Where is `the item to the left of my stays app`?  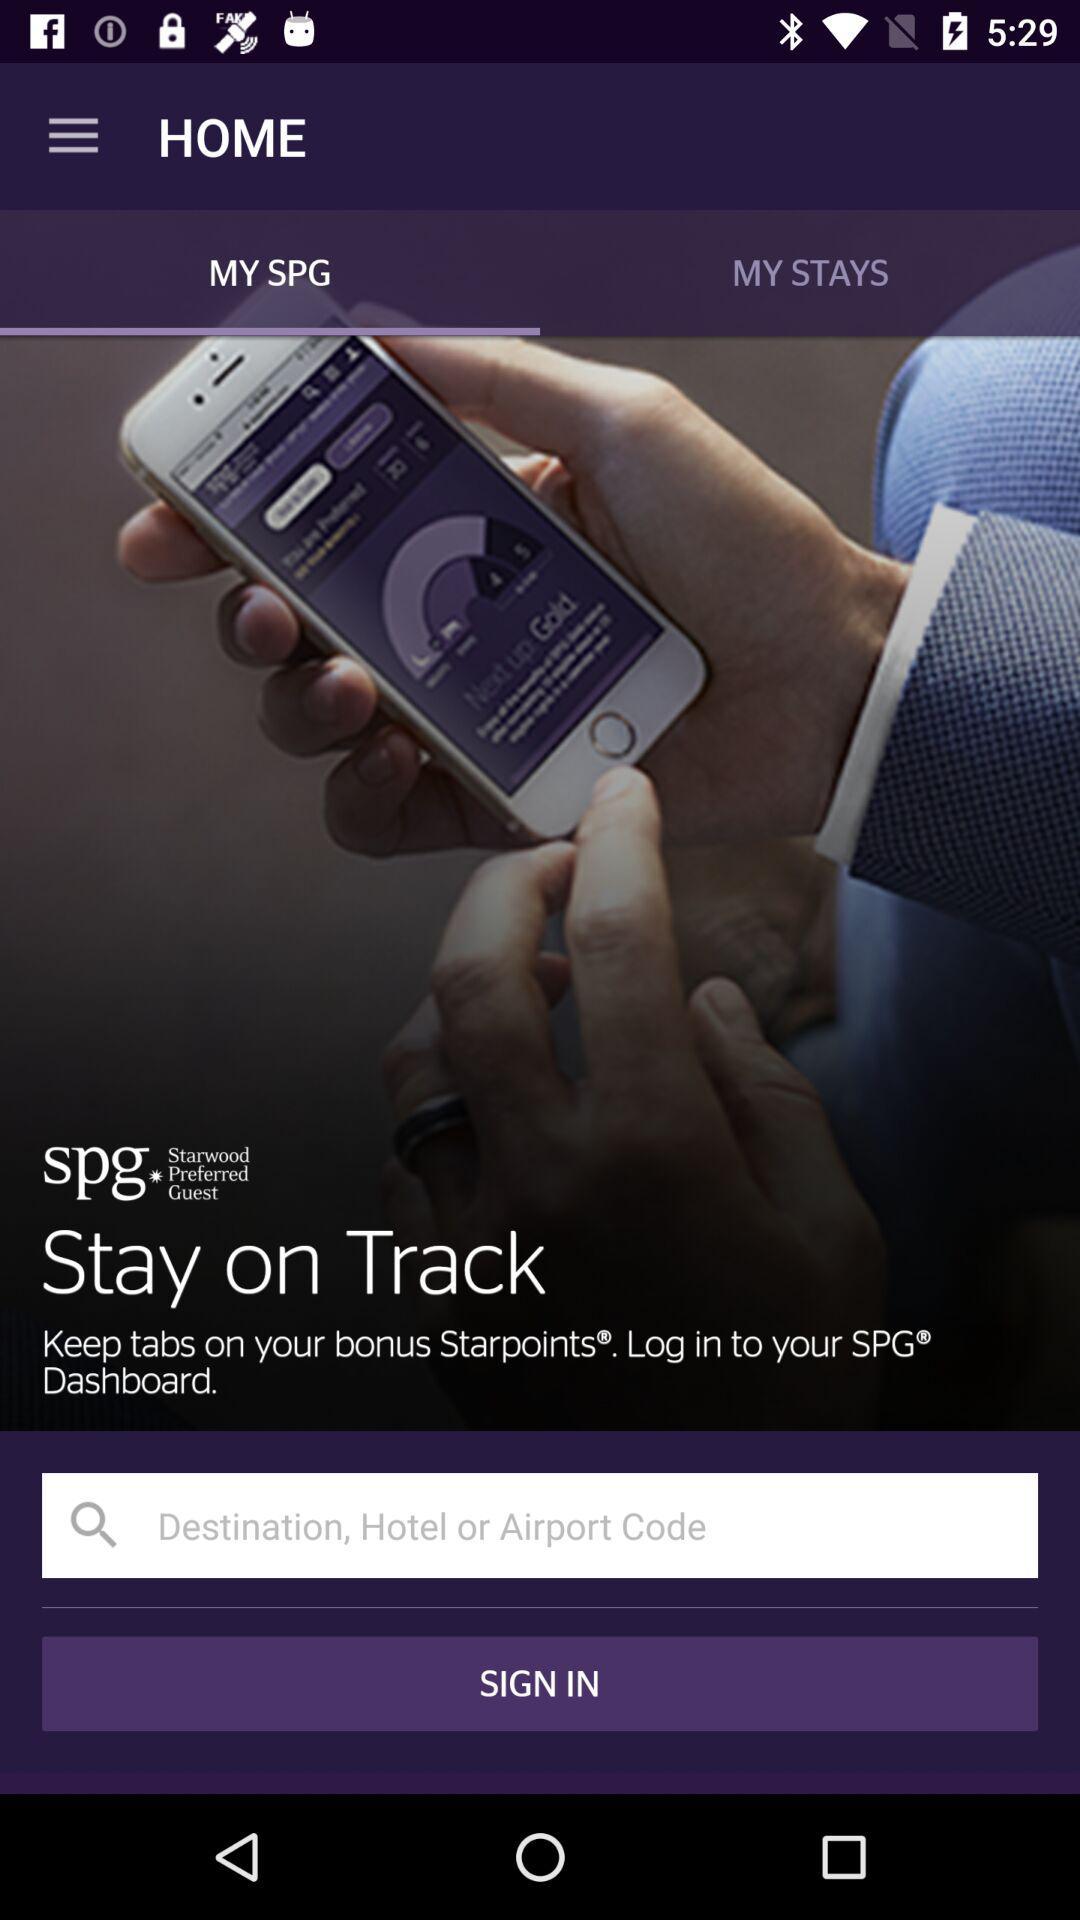
the item to the left of my stays app is located at coordinates (270, 271).